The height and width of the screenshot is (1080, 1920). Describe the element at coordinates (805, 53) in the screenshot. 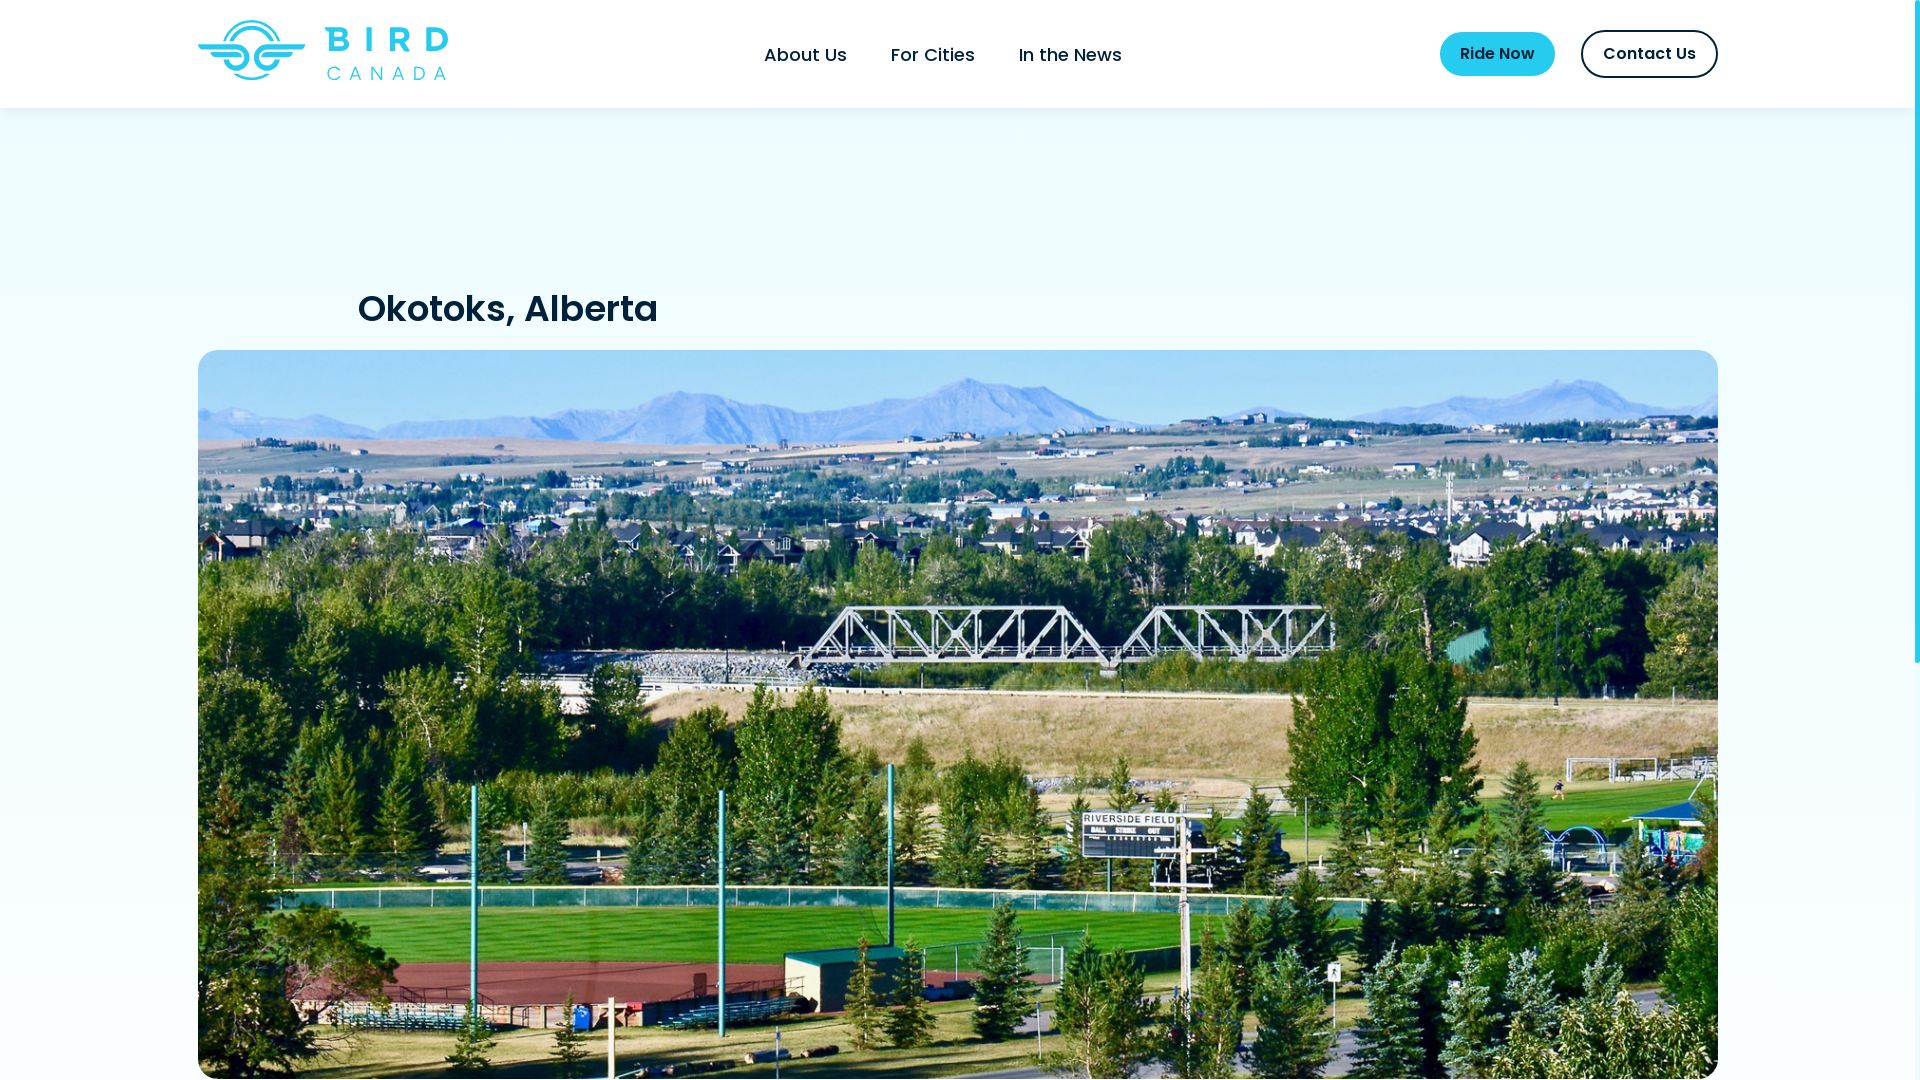

I see `'About Us'` at that location.